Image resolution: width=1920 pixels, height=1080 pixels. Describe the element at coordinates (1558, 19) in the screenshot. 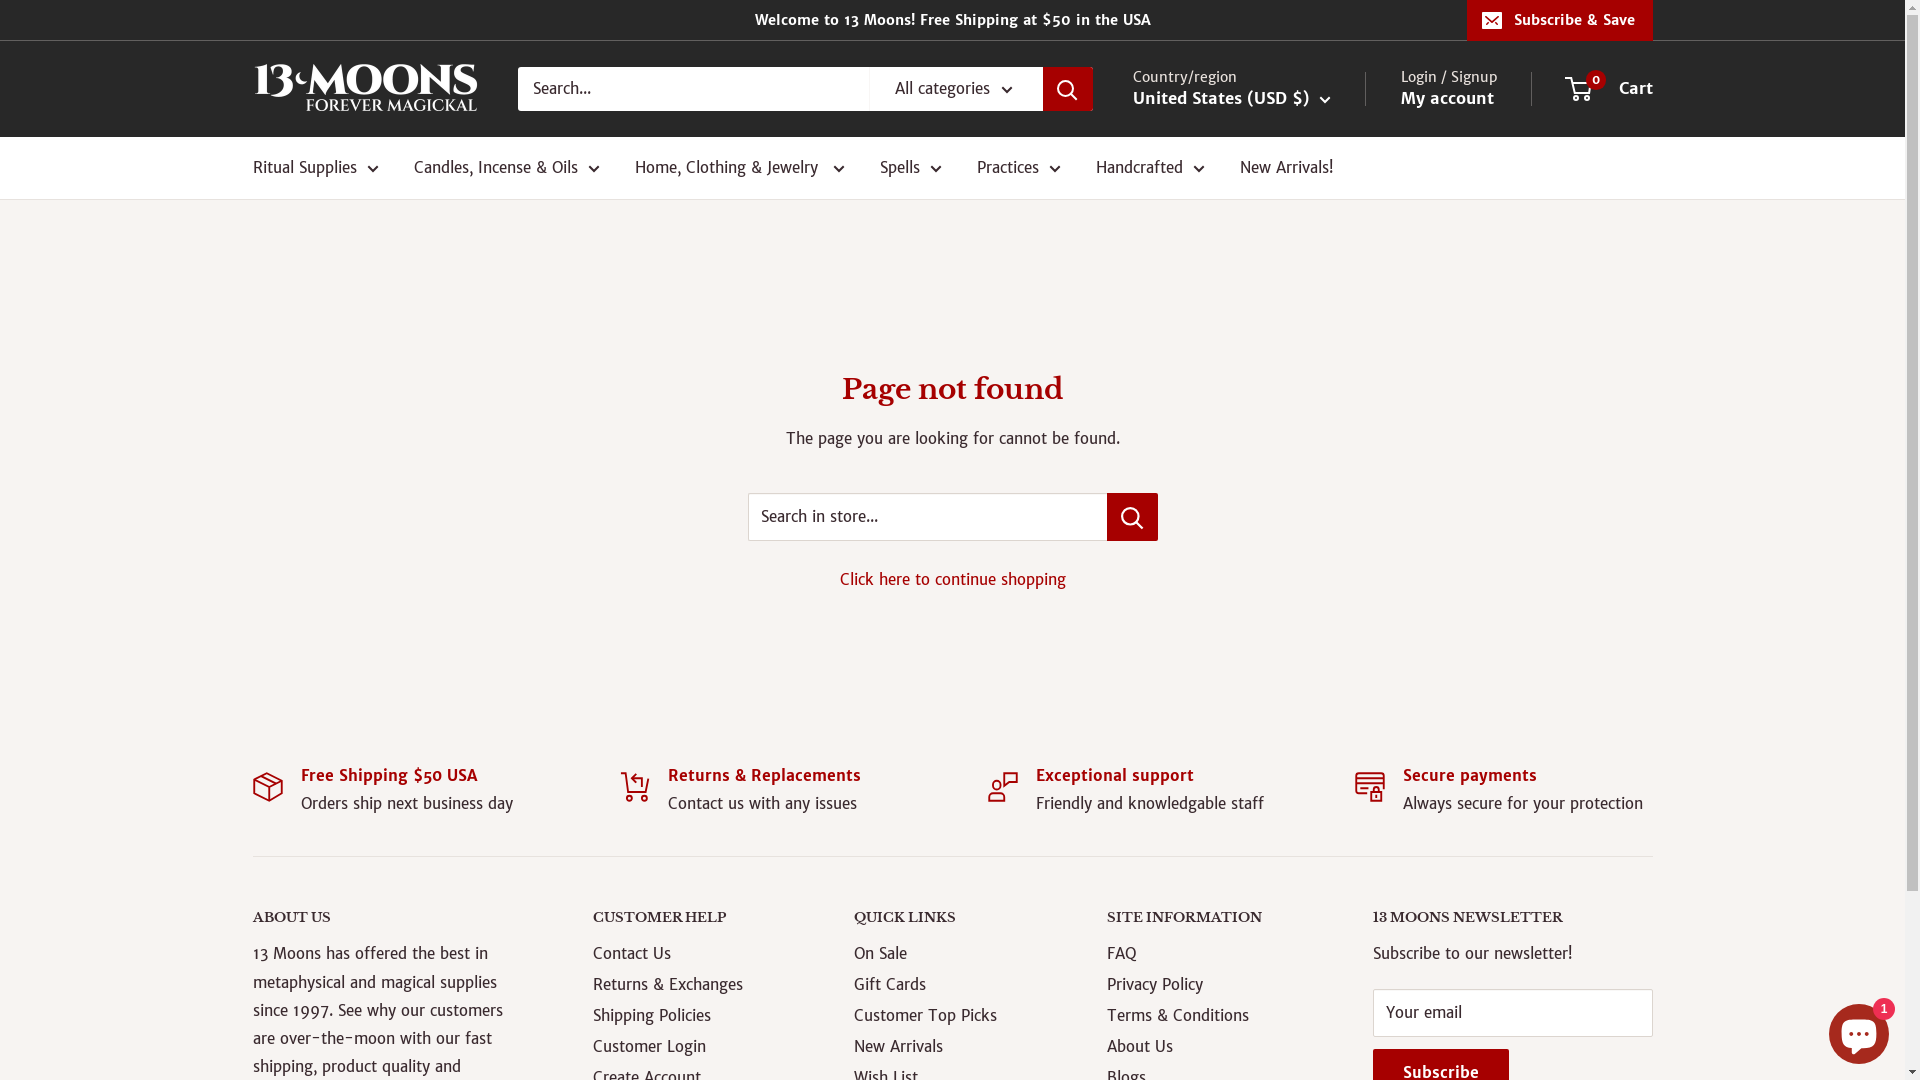

I see `'Subscribe & Save'` at that location.